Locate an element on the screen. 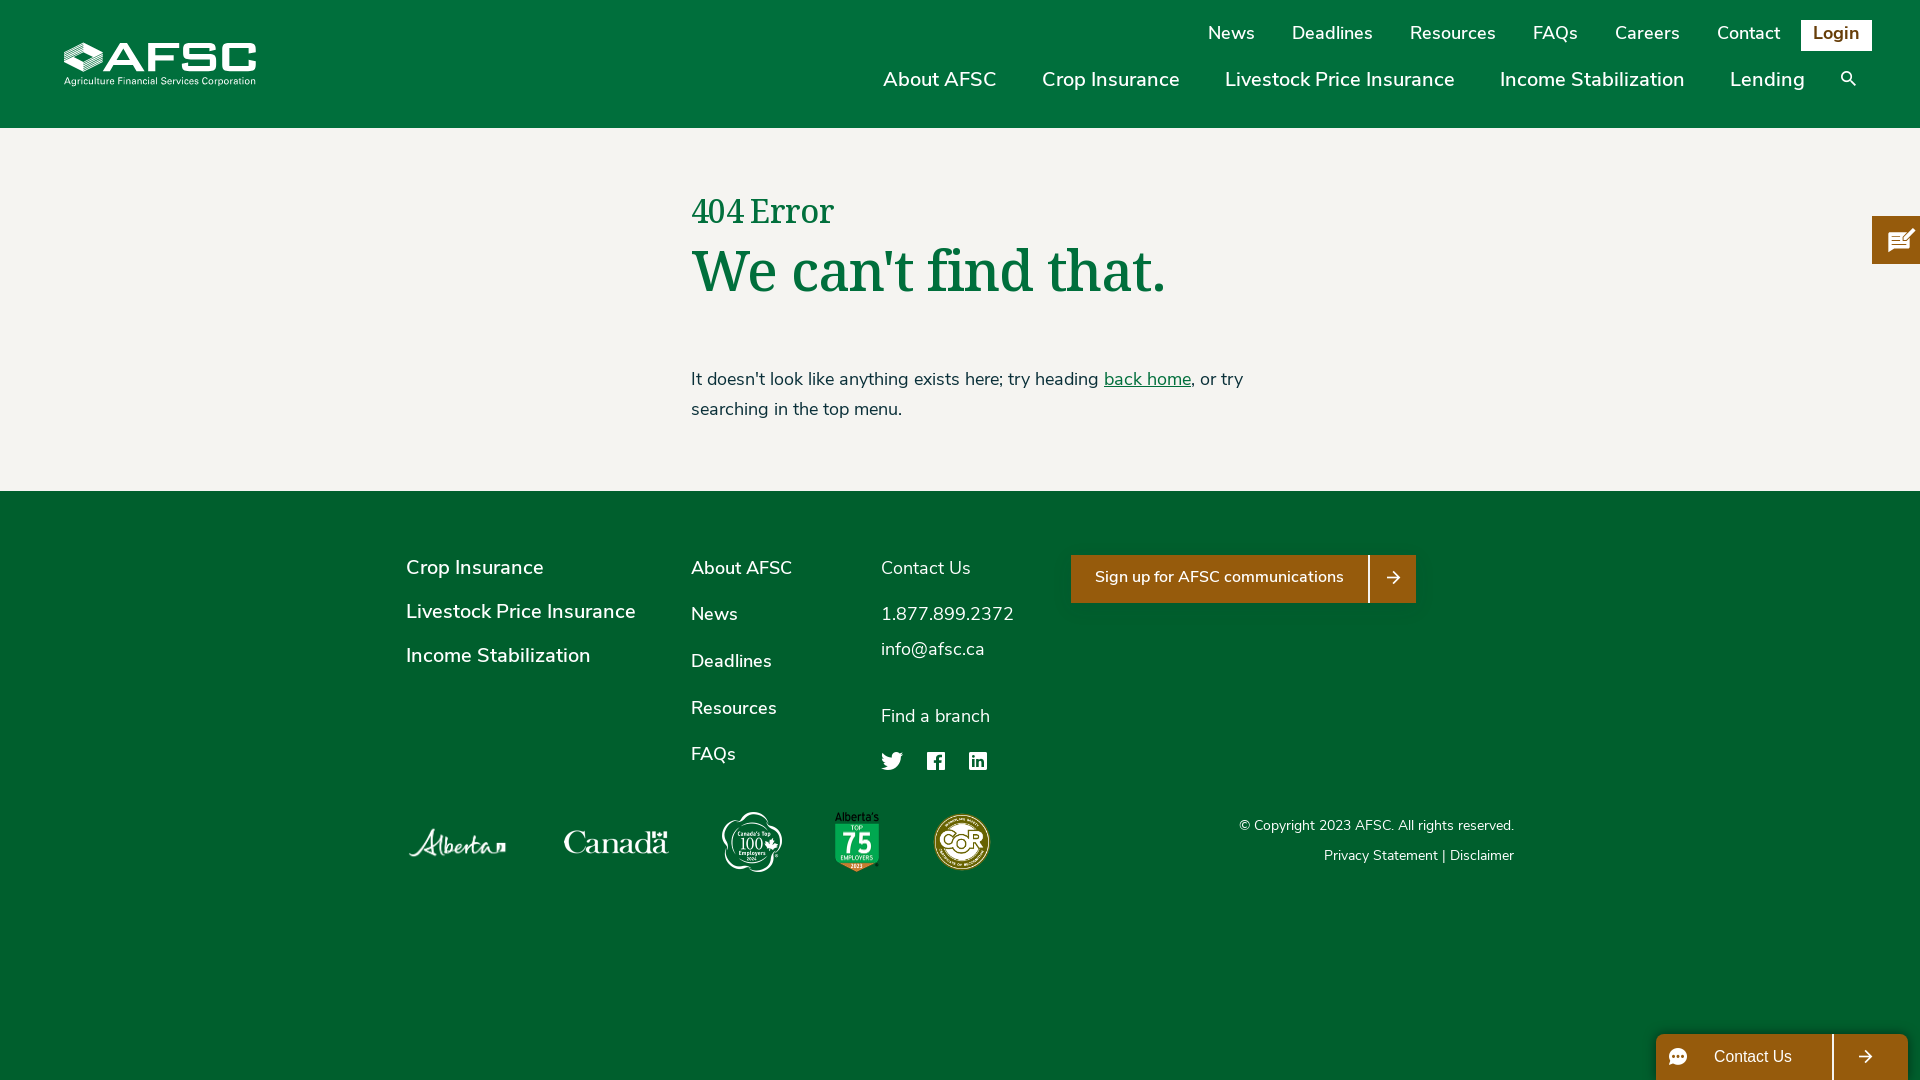 The height and width of the screenshot is (1080, 1920). 'Disclaimer' is located at coordinates (1482, 855).